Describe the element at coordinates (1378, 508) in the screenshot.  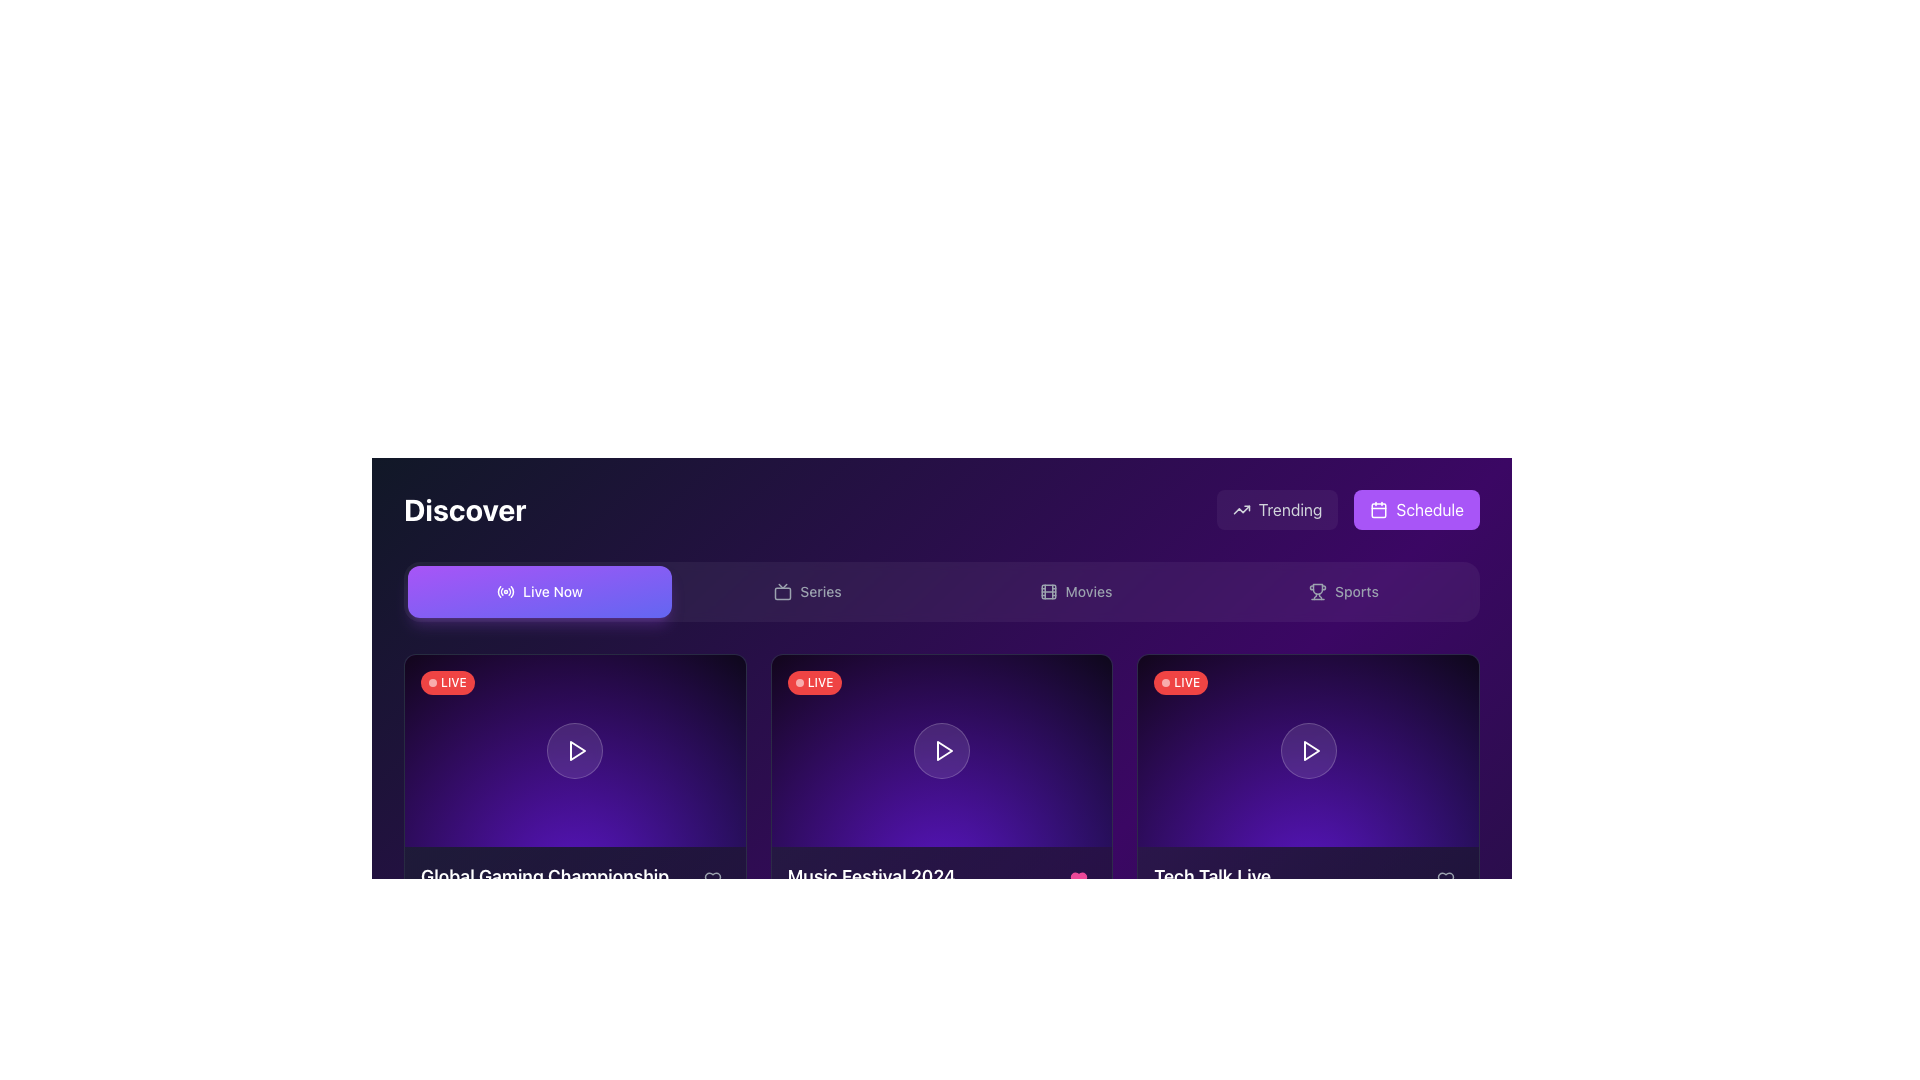
I see `the calendar icon with a purple background and white outline, which is adjacent to the 'Schedule' text` at that location.